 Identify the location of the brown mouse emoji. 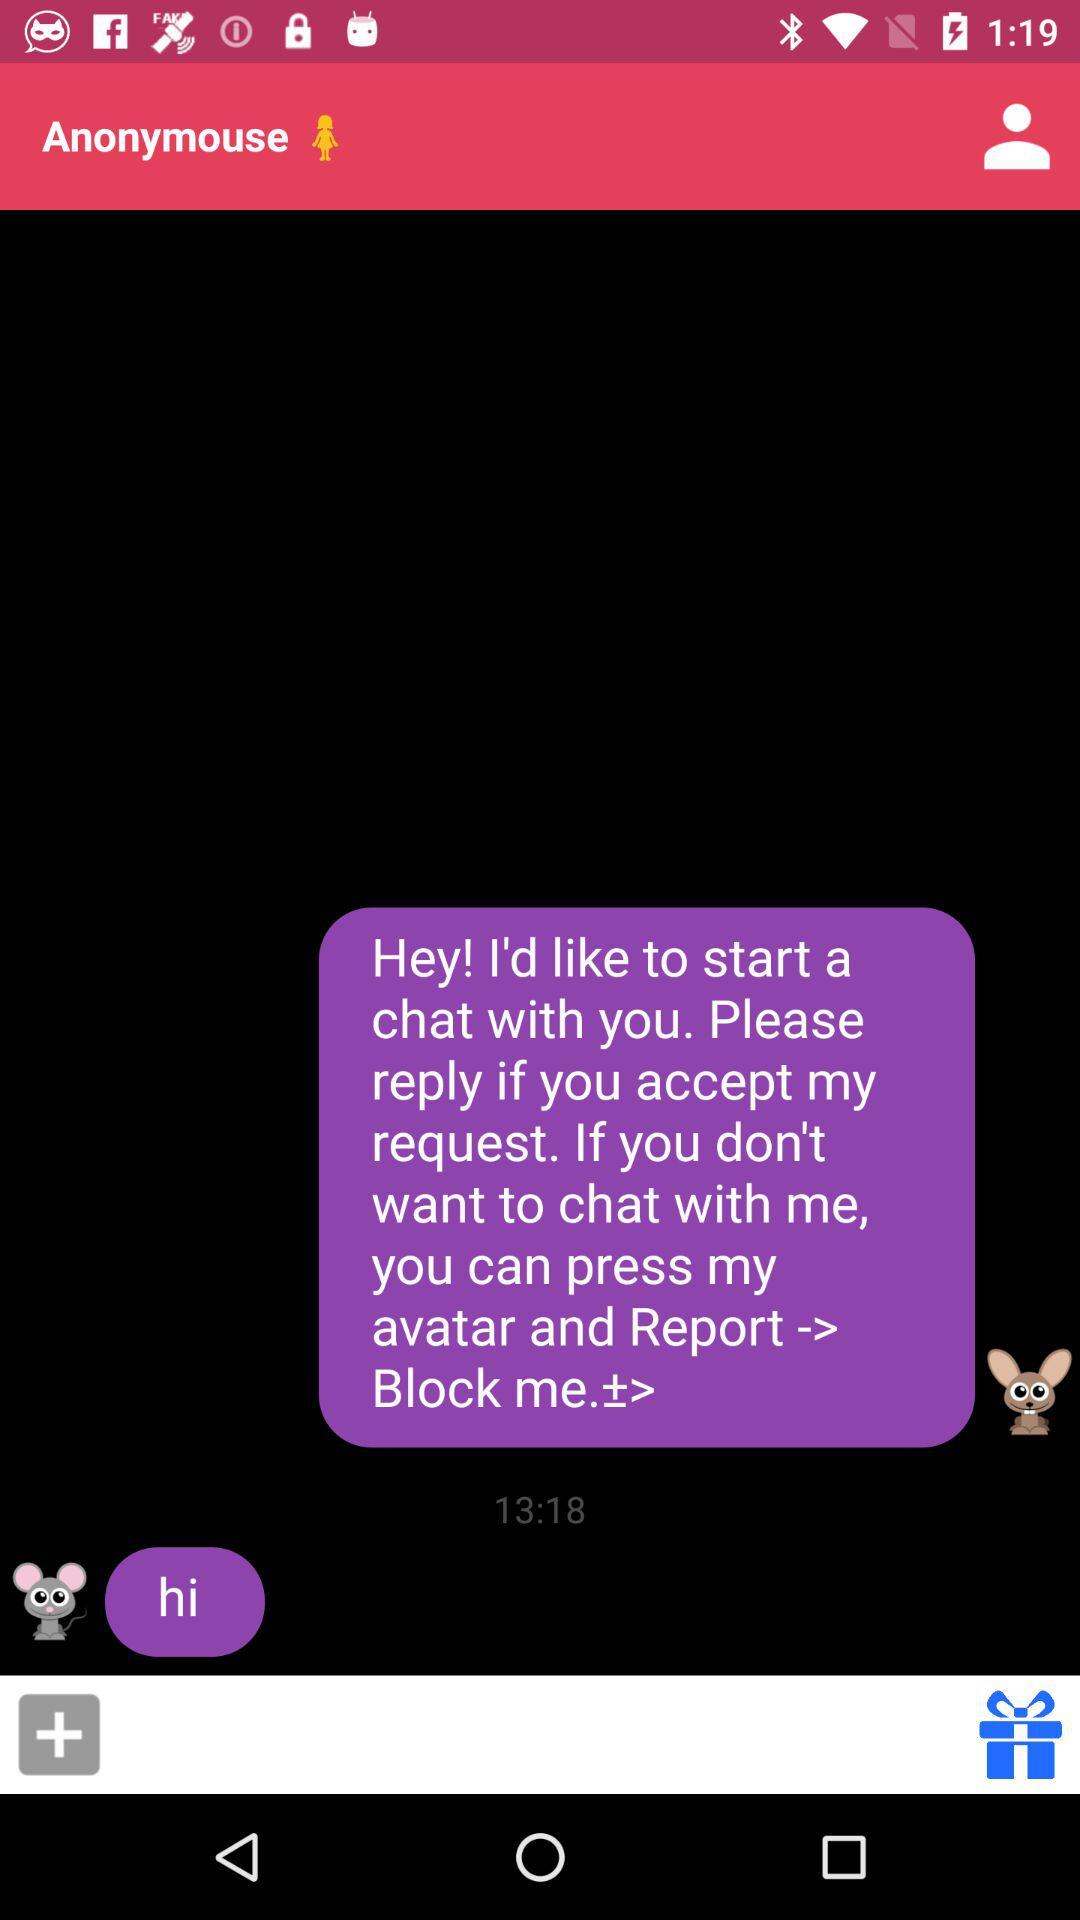
(1029, 1391).